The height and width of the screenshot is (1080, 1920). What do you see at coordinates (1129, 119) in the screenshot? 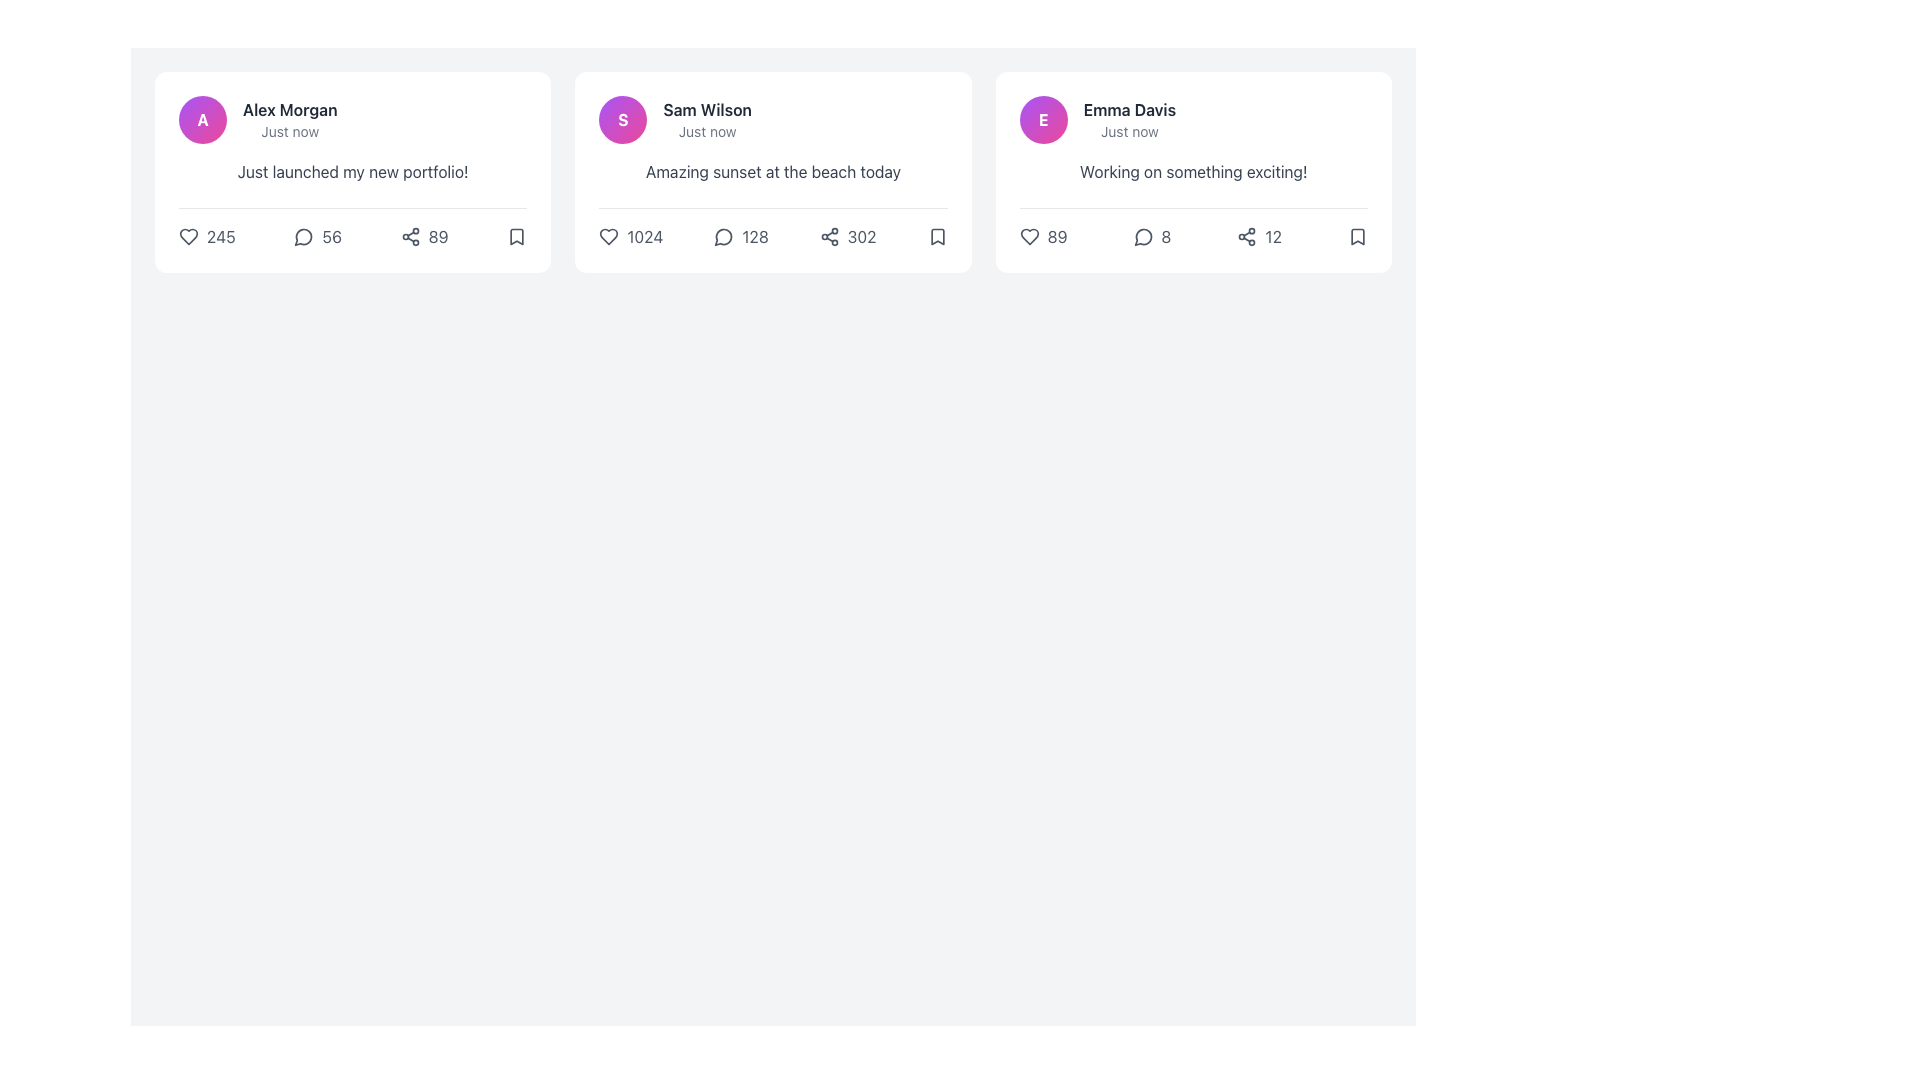
I see `the label displaying 'Emma Davis'` at bounding box center [1129, 119].